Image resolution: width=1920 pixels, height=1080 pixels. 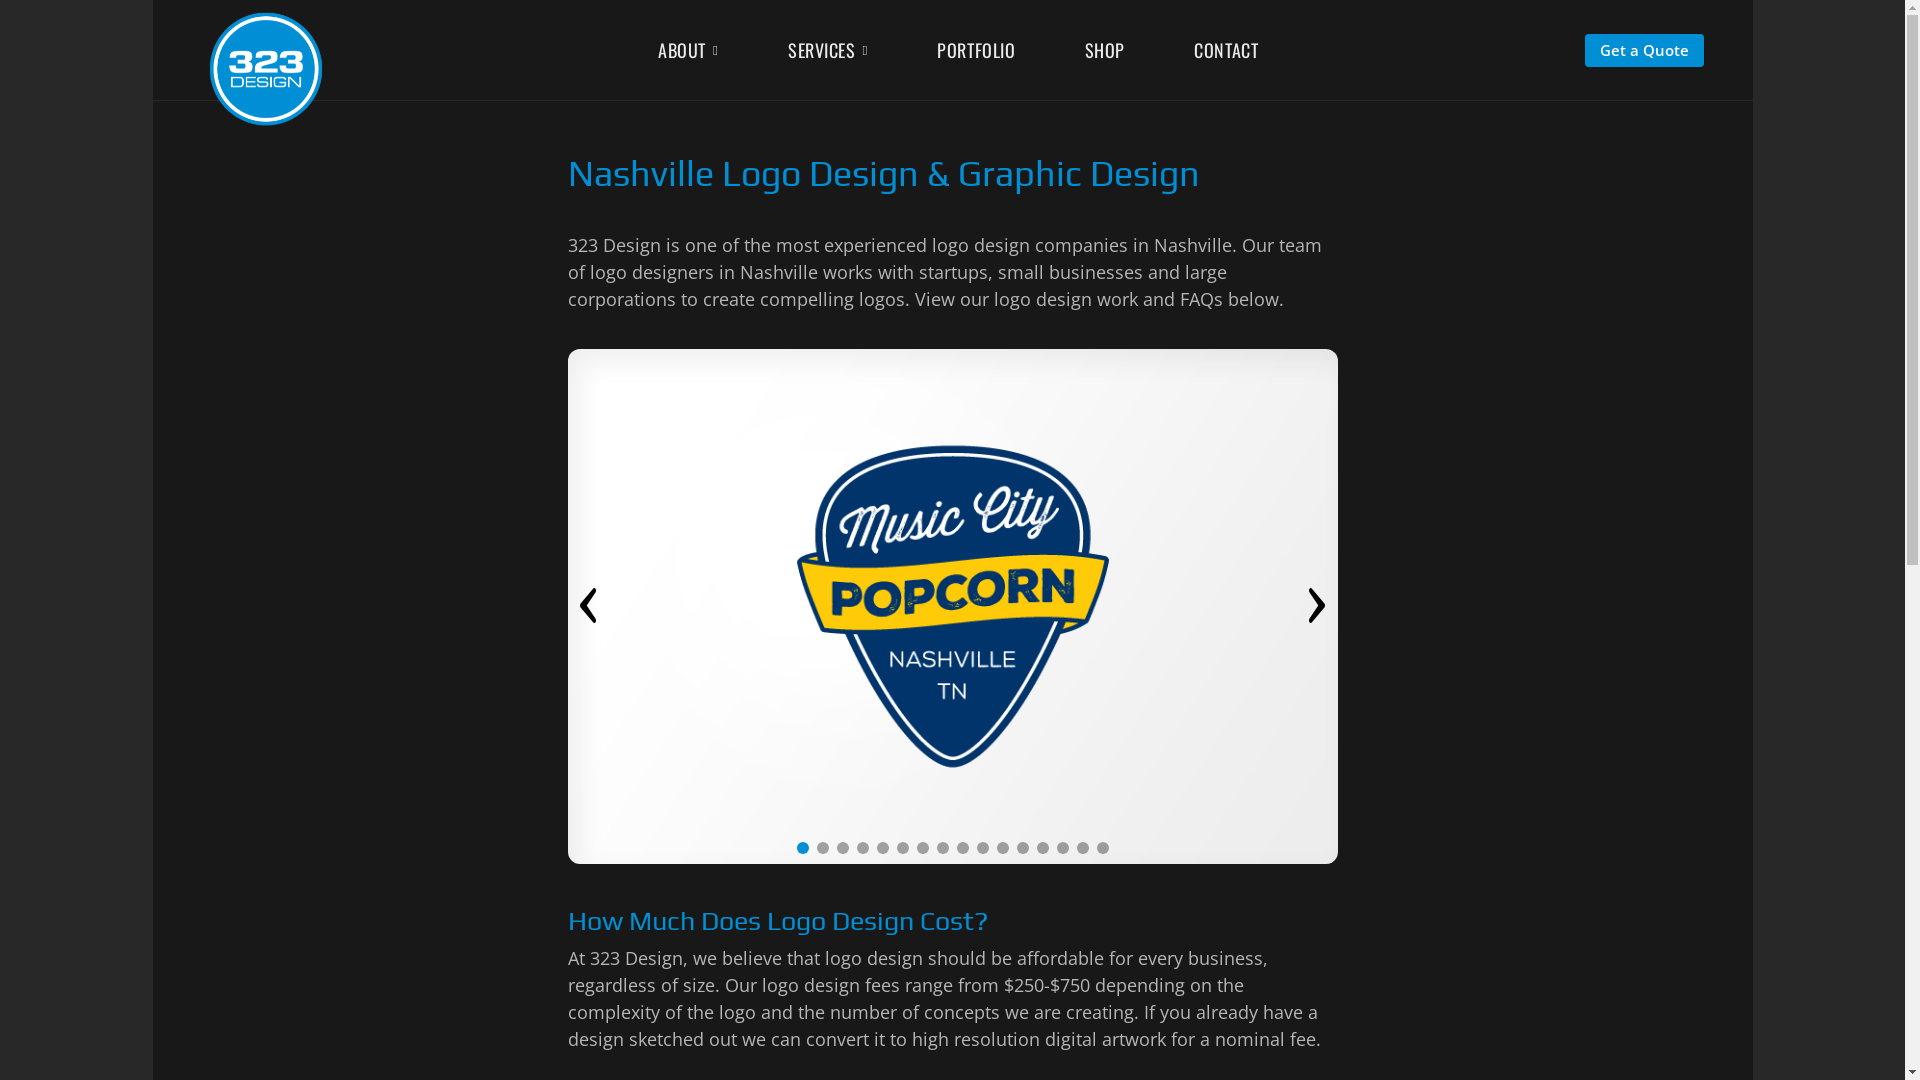 What do you see at coordinates (1644, 46) in the screenshot?
I see `'Get a Quote'` at bounding box center [1644, 46].